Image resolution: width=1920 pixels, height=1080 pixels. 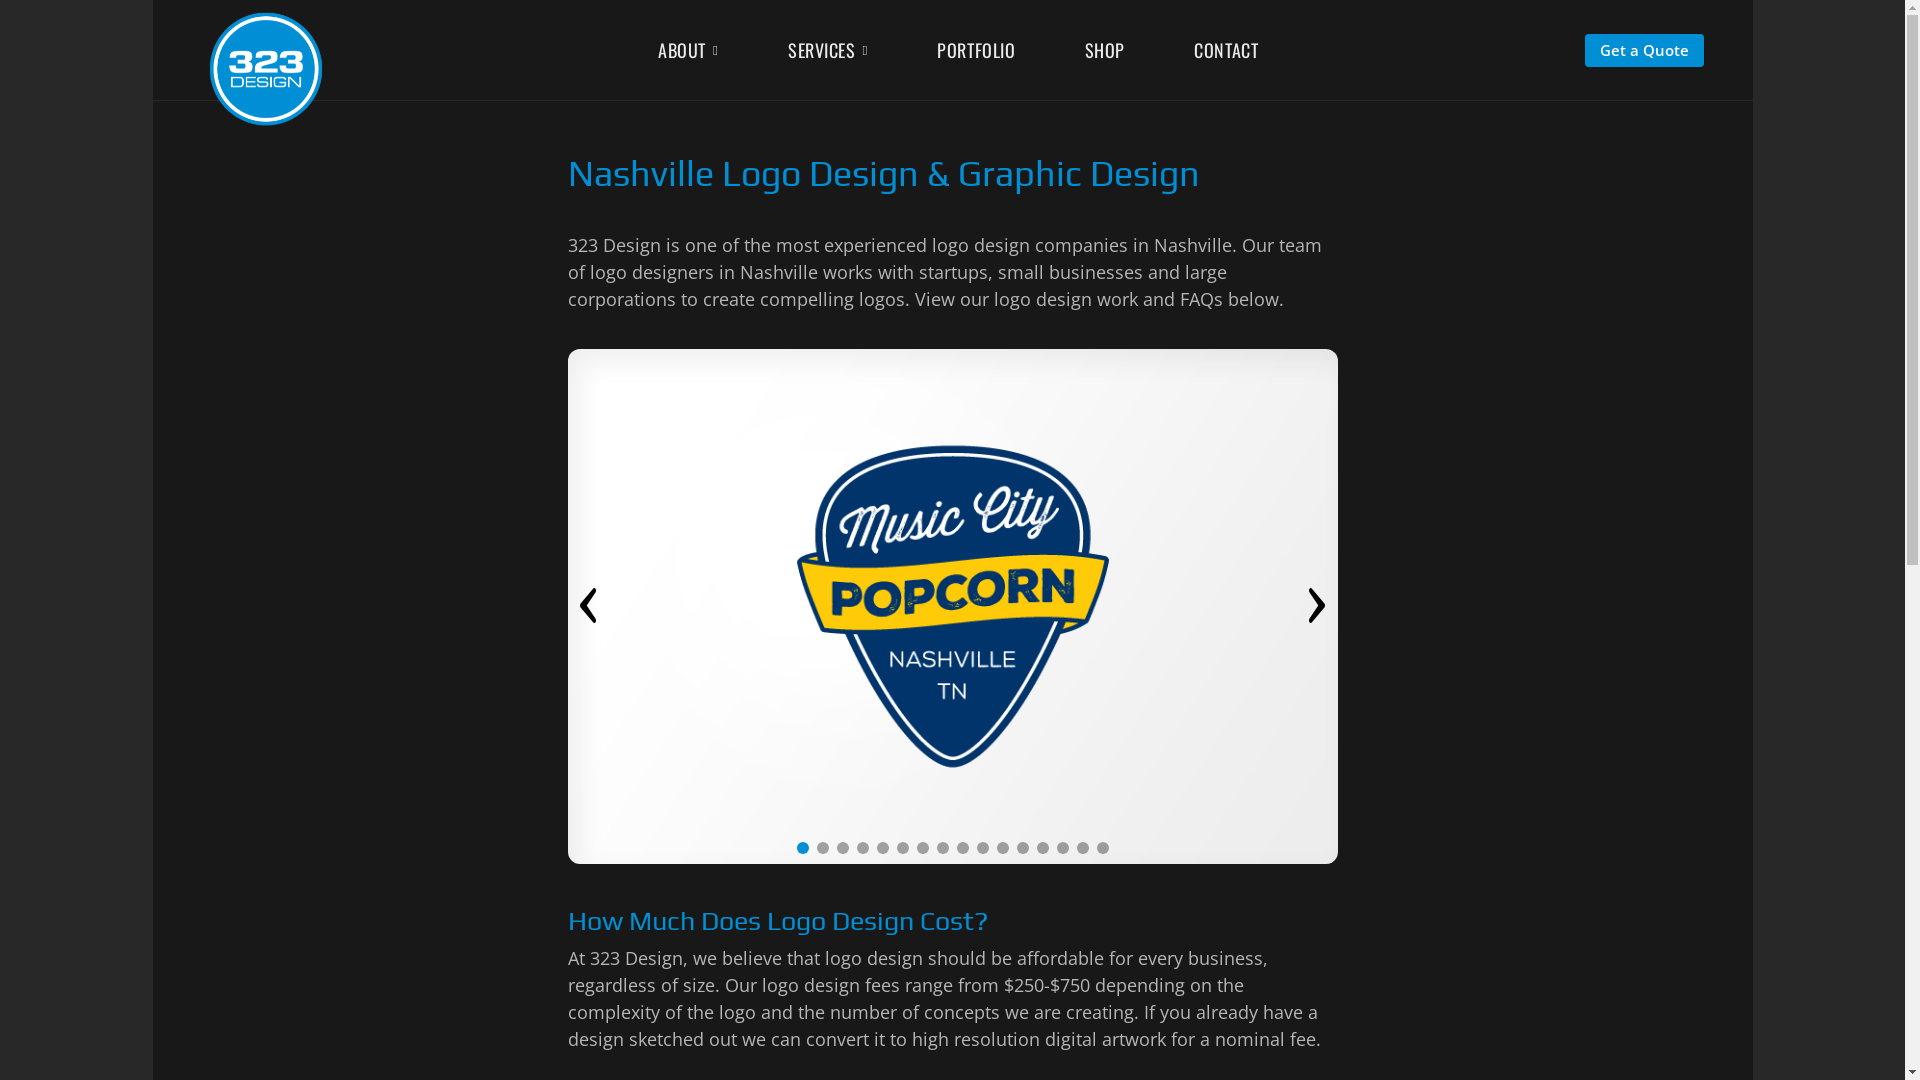 What do you see at coordinates (1644, 46) in the screenshot?
I see `'Get a Quote'` at bounding box center [1644, 46].